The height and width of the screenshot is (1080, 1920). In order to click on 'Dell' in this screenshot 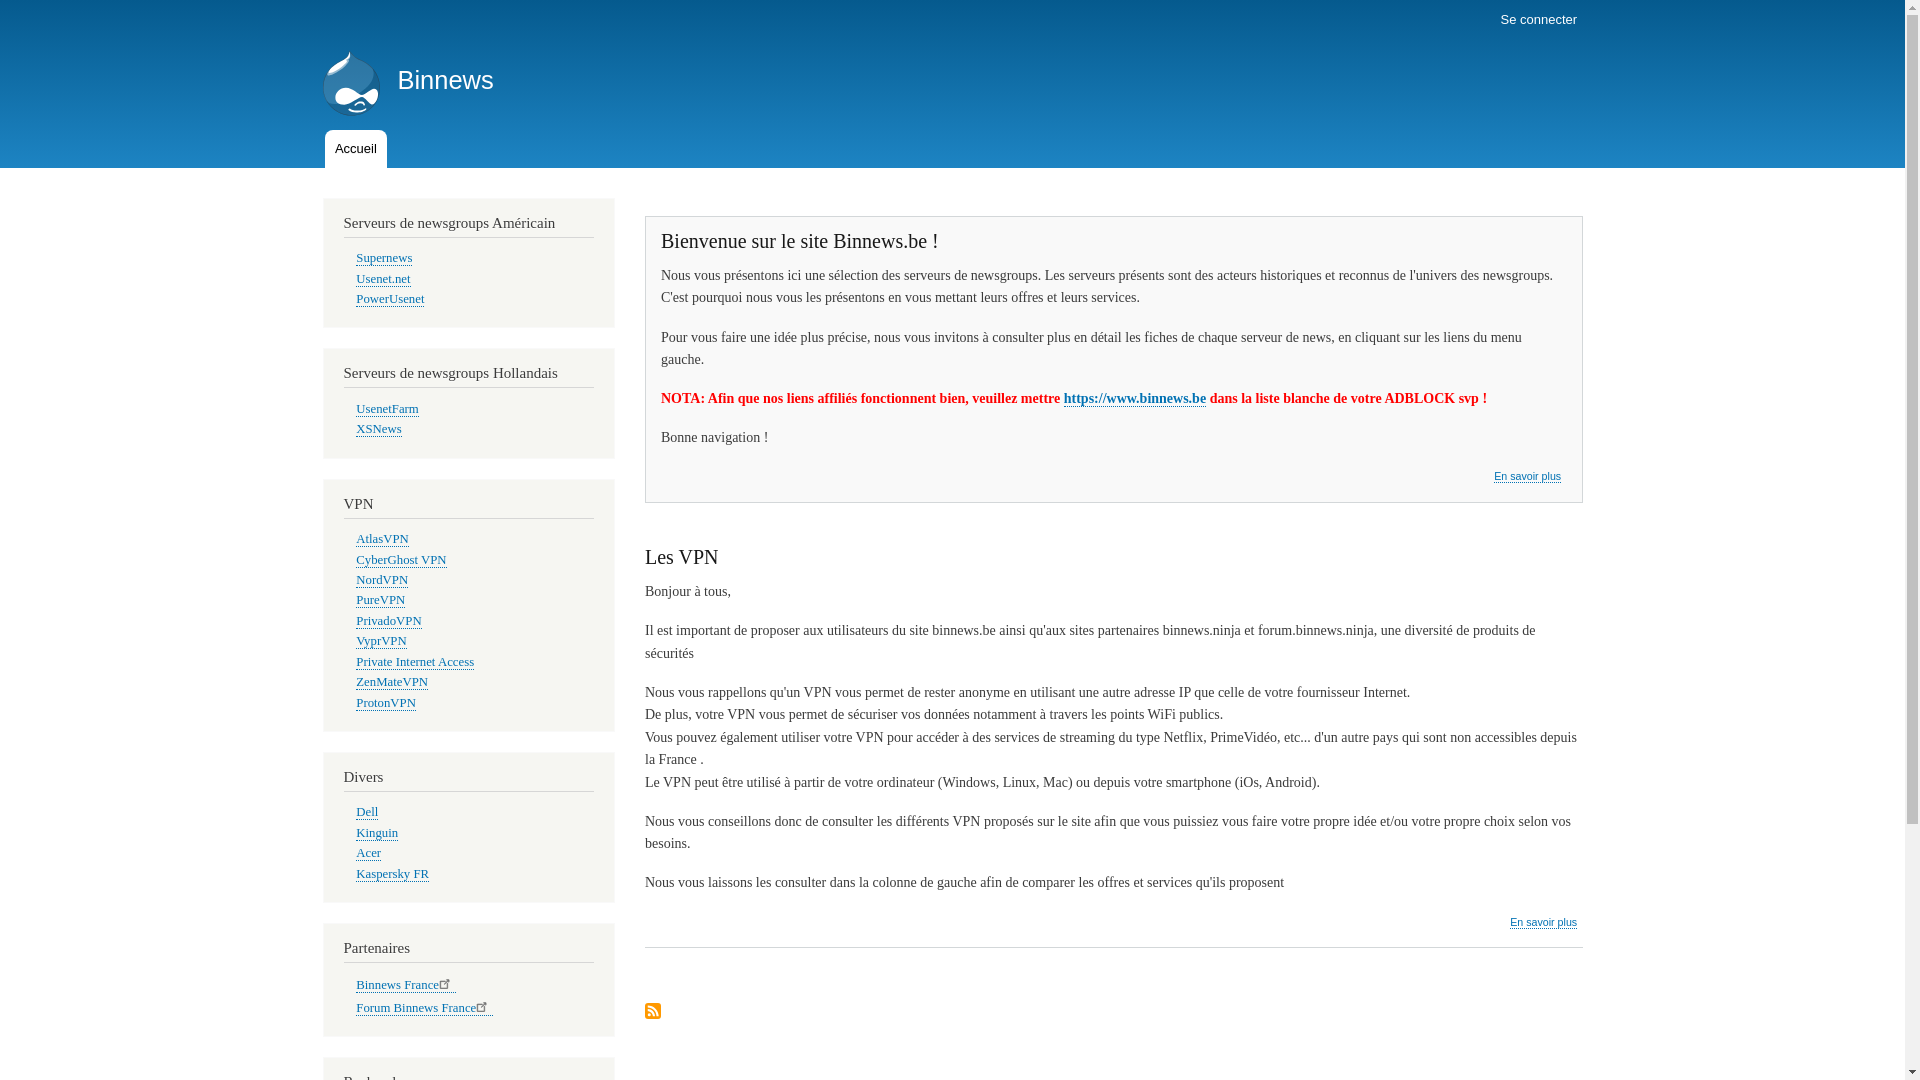, I will do `click(366, 812)`.